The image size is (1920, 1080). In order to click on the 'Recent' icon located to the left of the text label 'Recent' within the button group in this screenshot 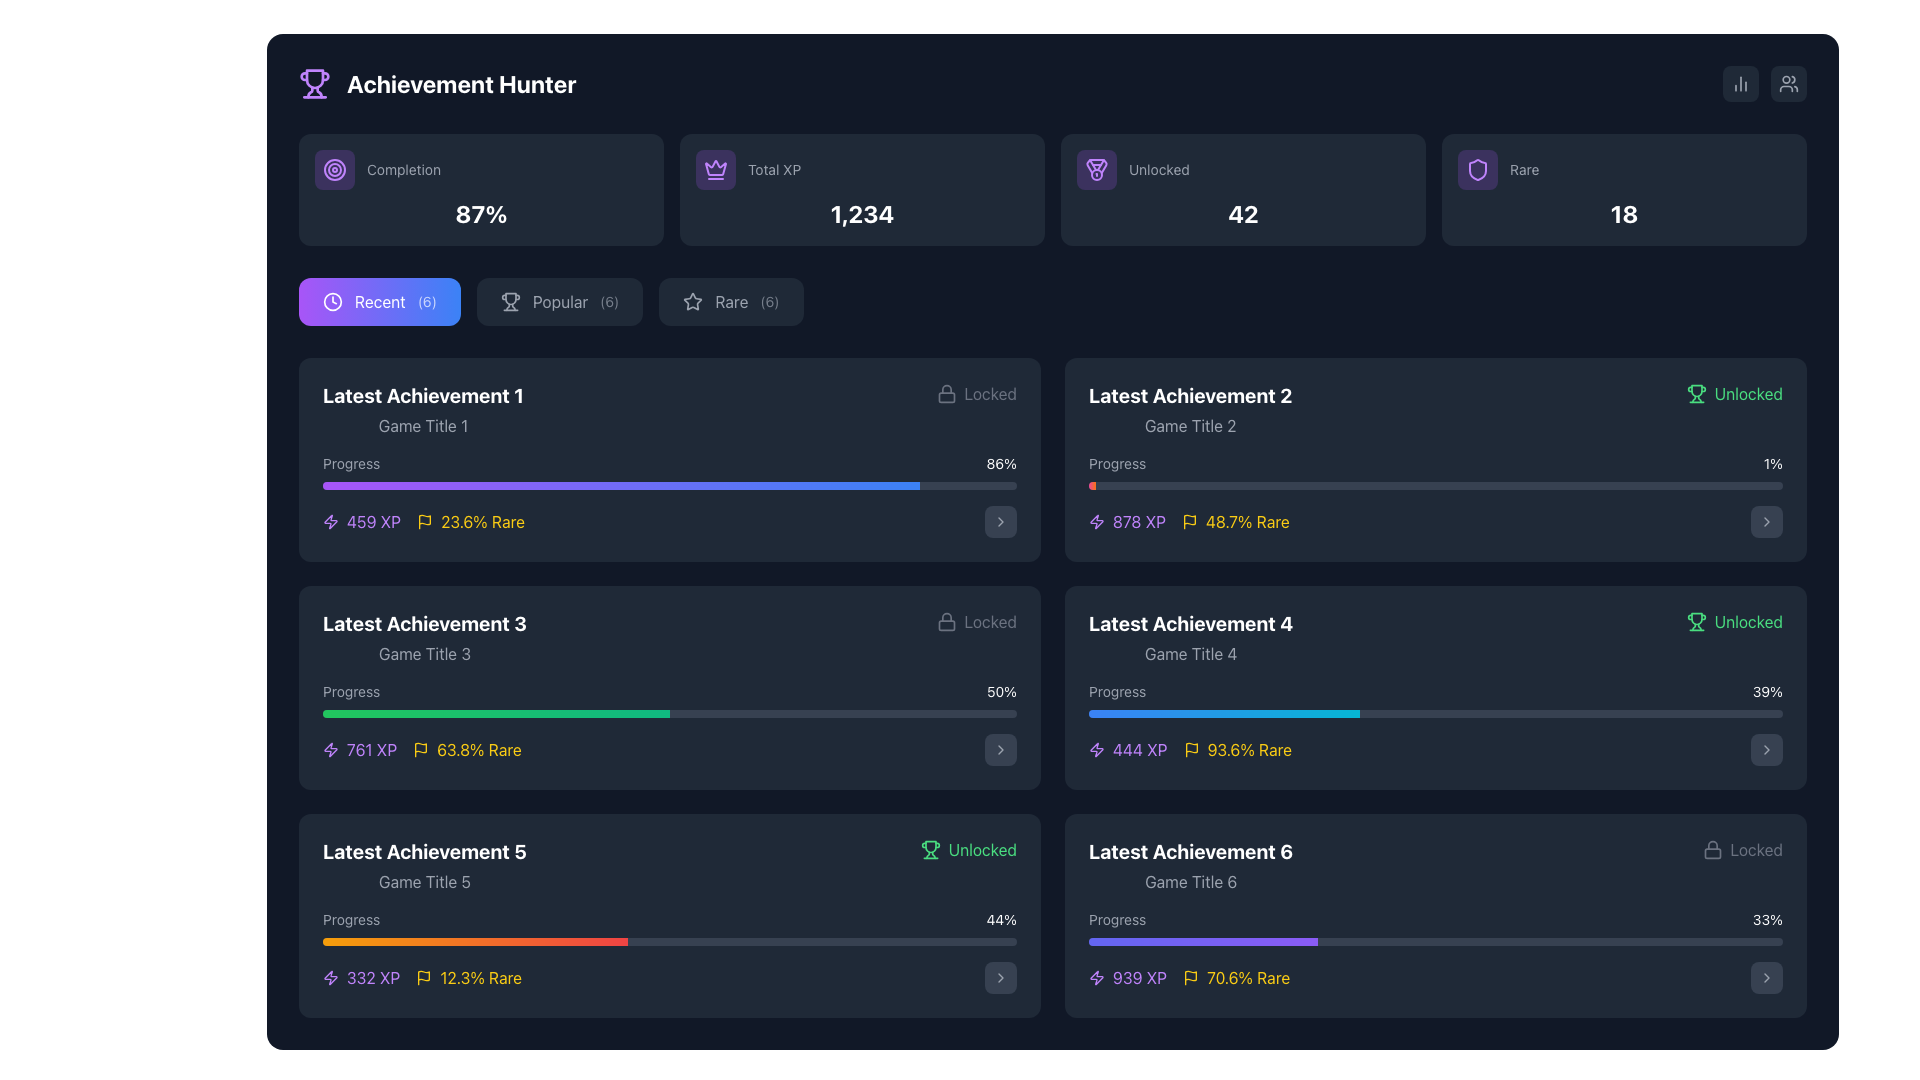, I will do `click(332, 301)`.